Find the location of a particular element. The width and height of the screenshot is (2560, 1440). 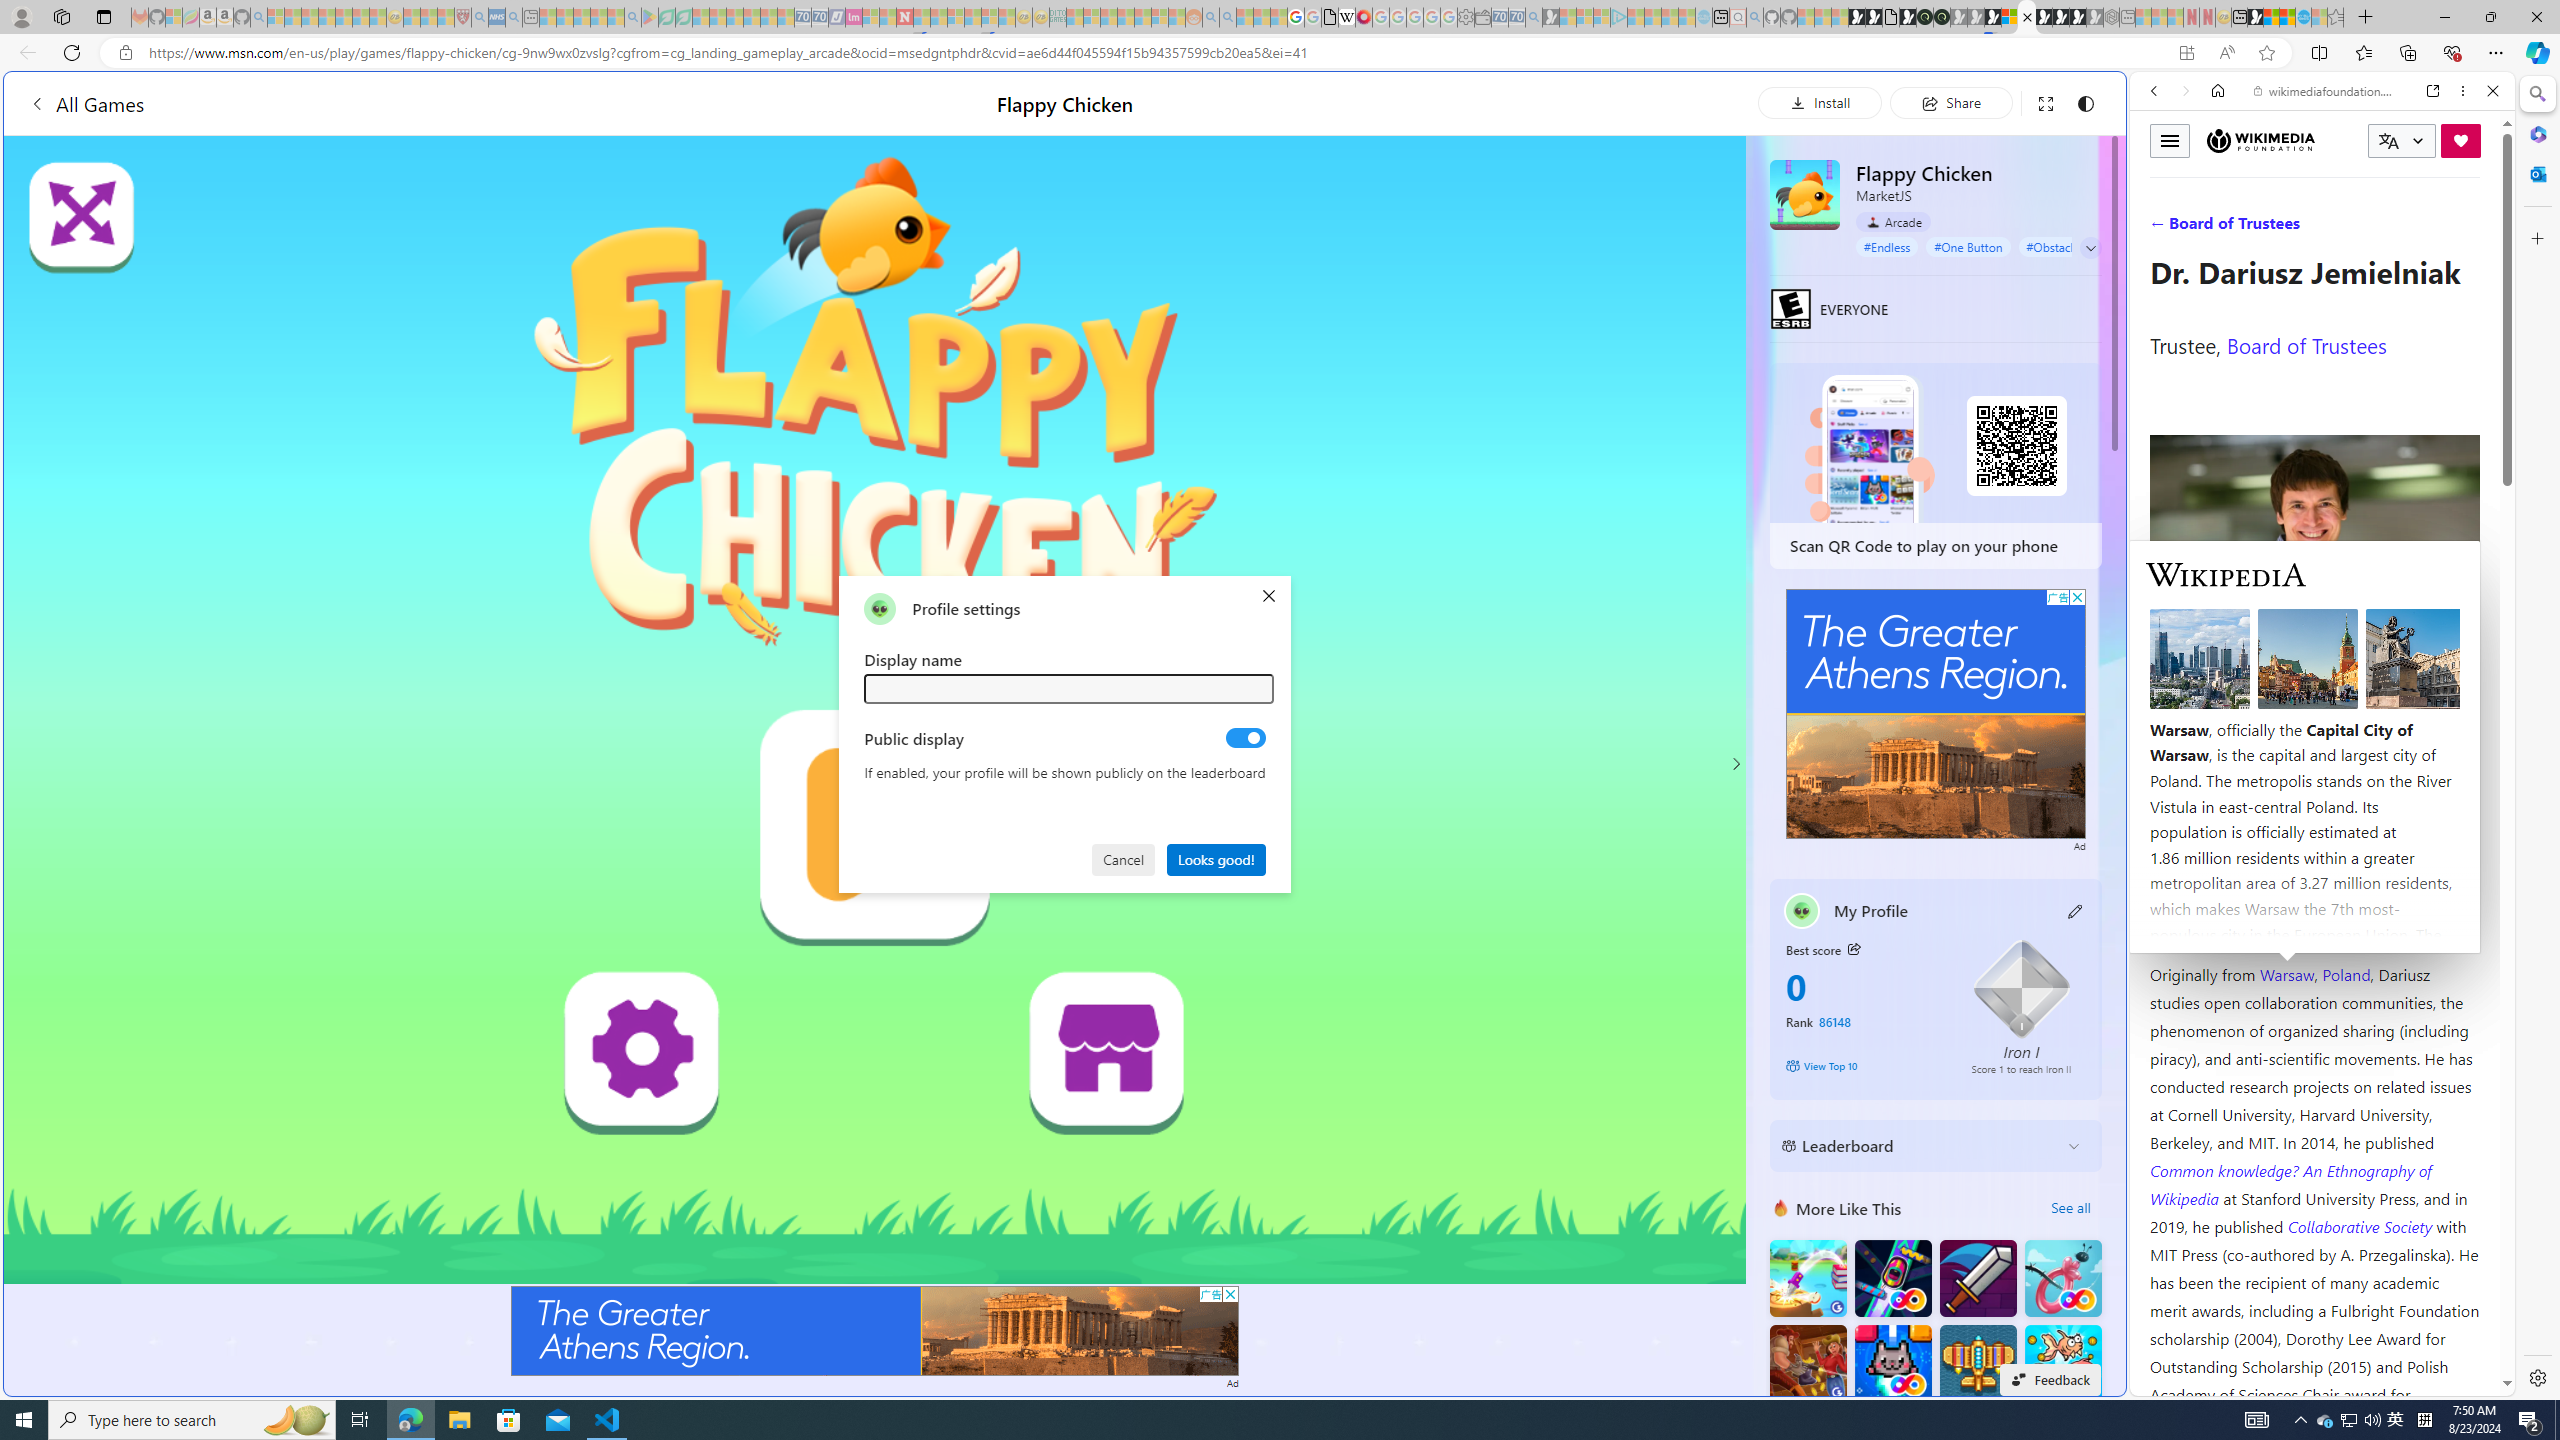

'#One Button' is located at coordinates (1968, 245).